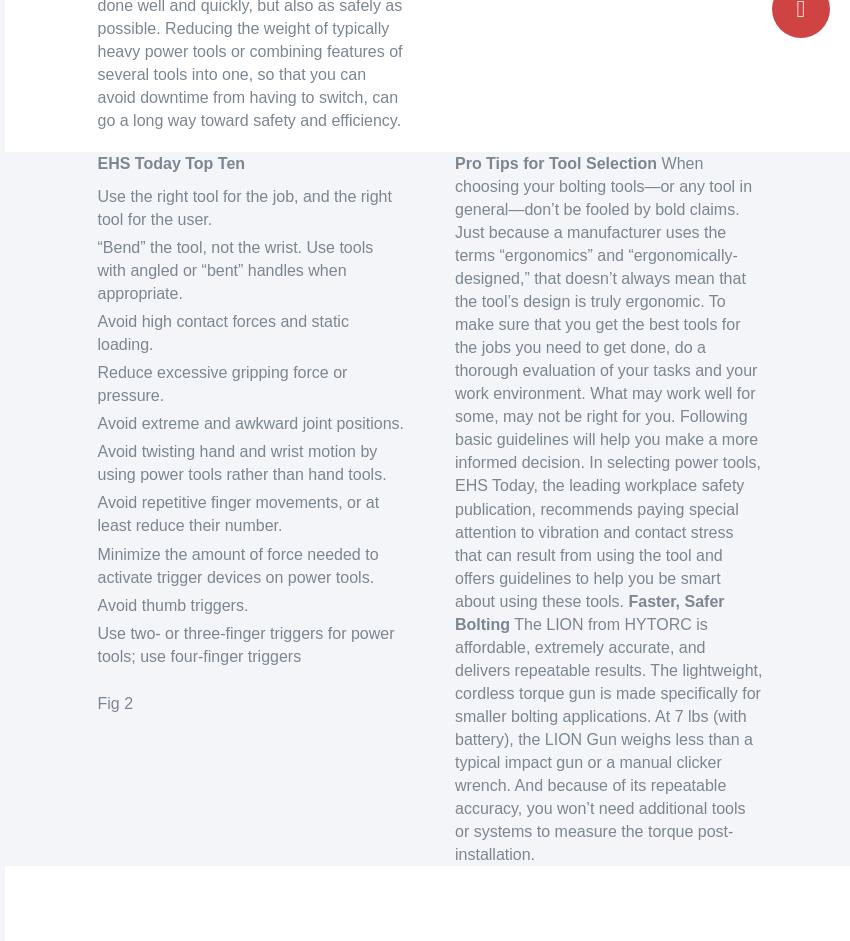 Image resolution: width=850 pixels, height=941 pixels. I want to click on 'Avoid thumb triggers.', so click(95, 604).